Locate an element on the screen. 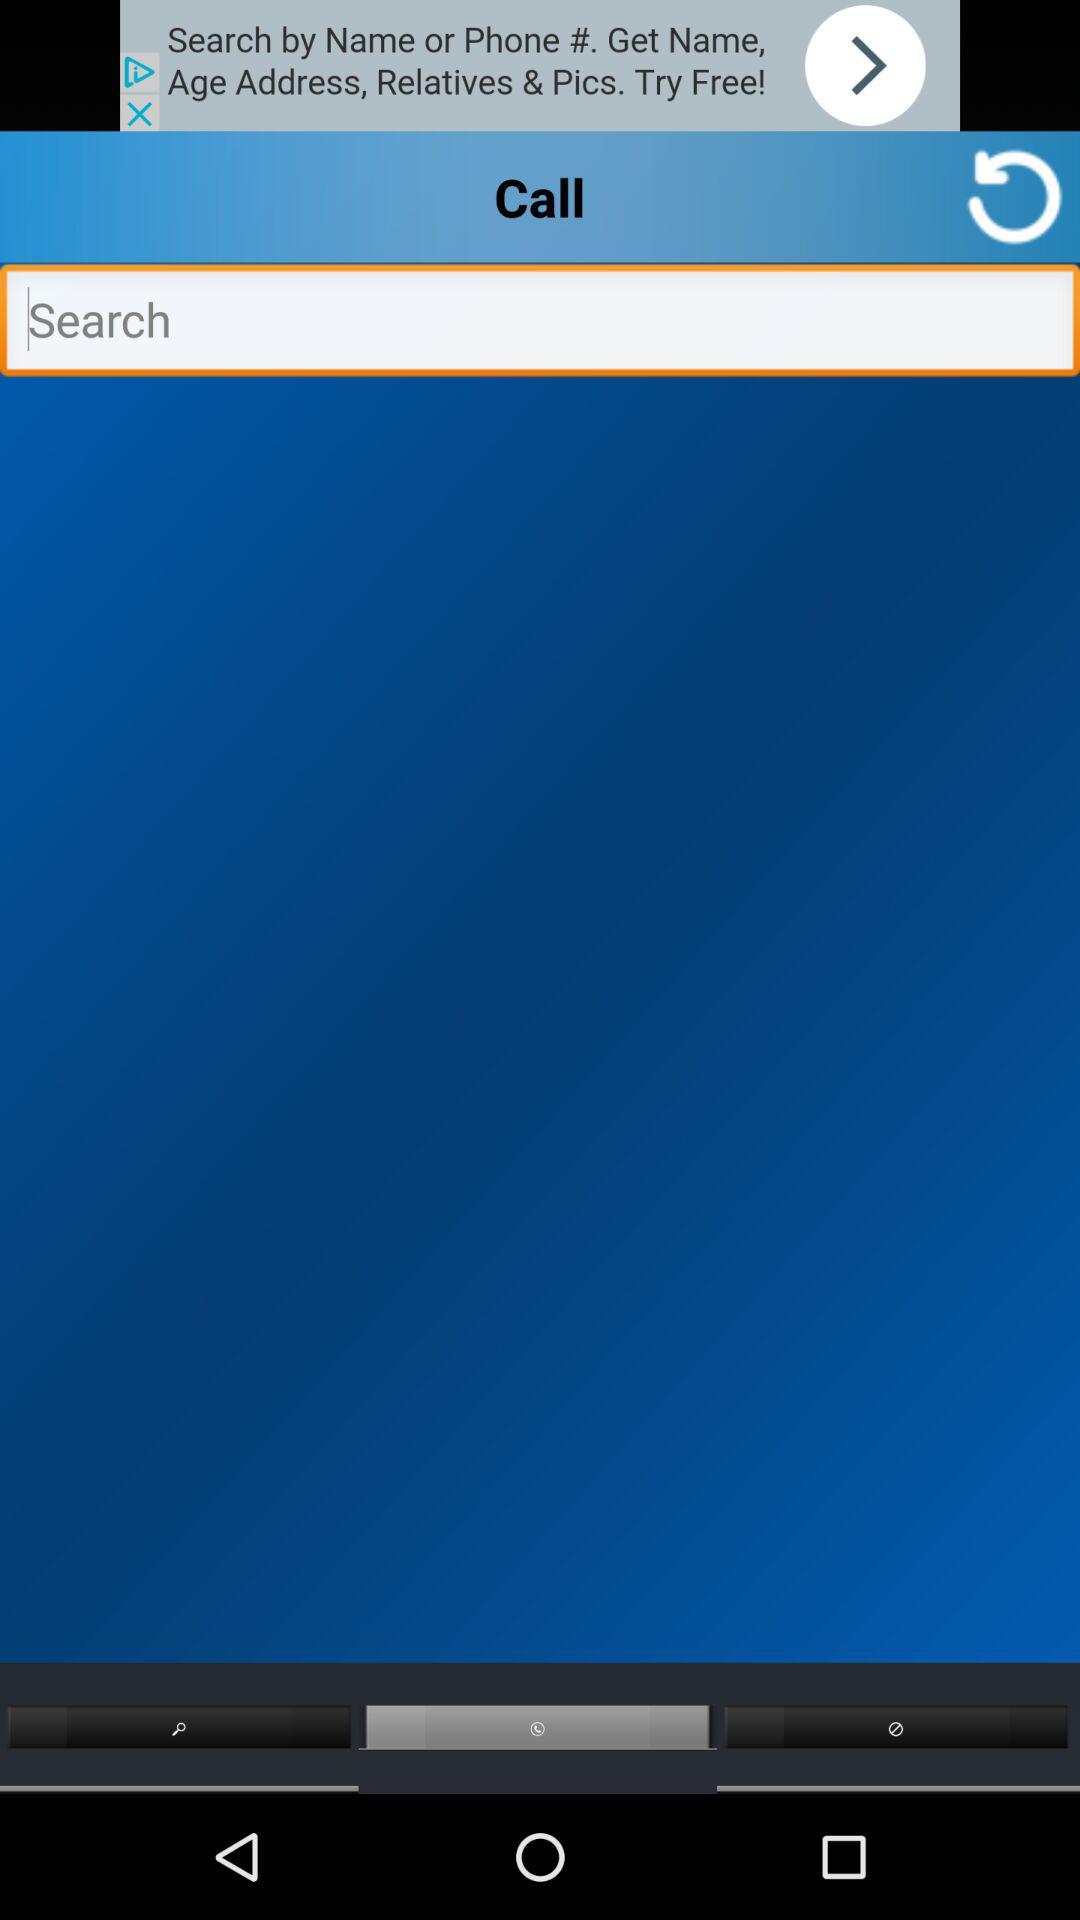  this option advertisement is located at coordinates (540, 65).